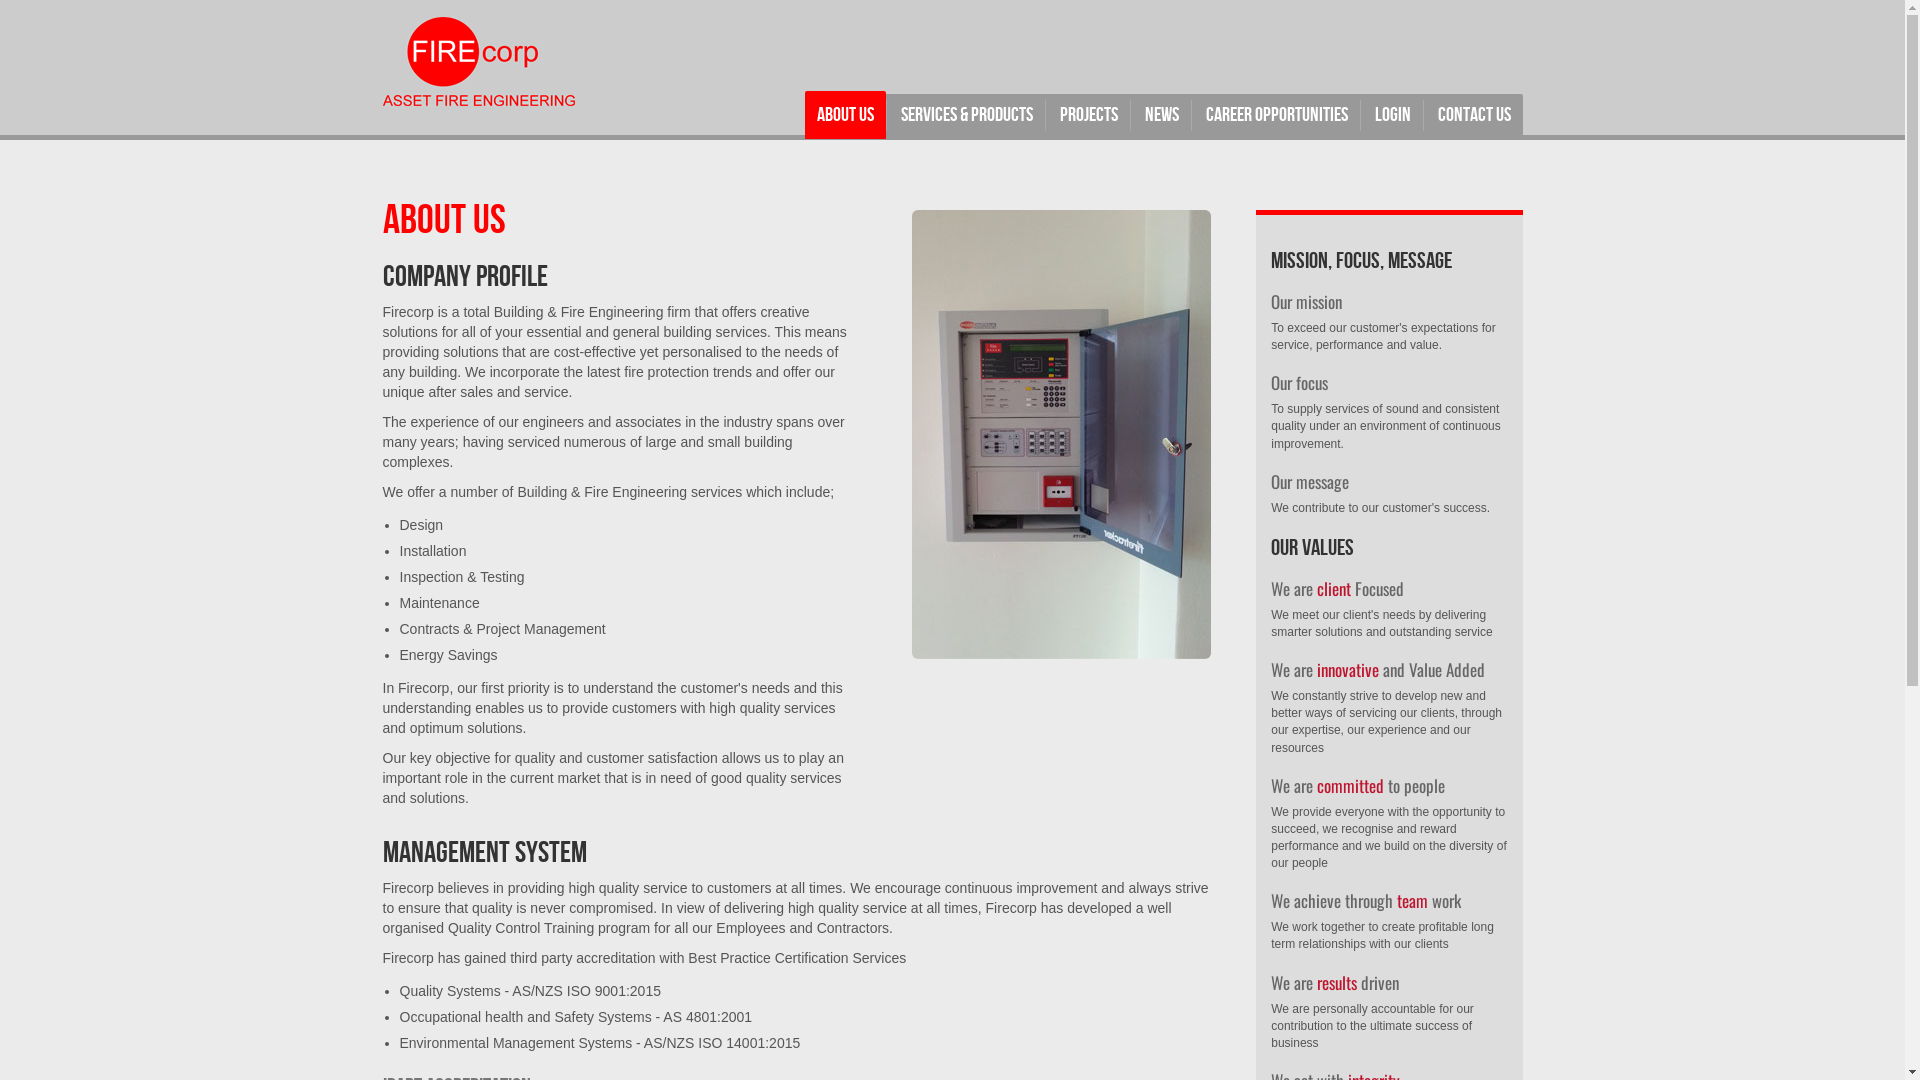 This screenshot has height=1080, width=1920. I want to click on 'ABOUT US', so click(844, 115).